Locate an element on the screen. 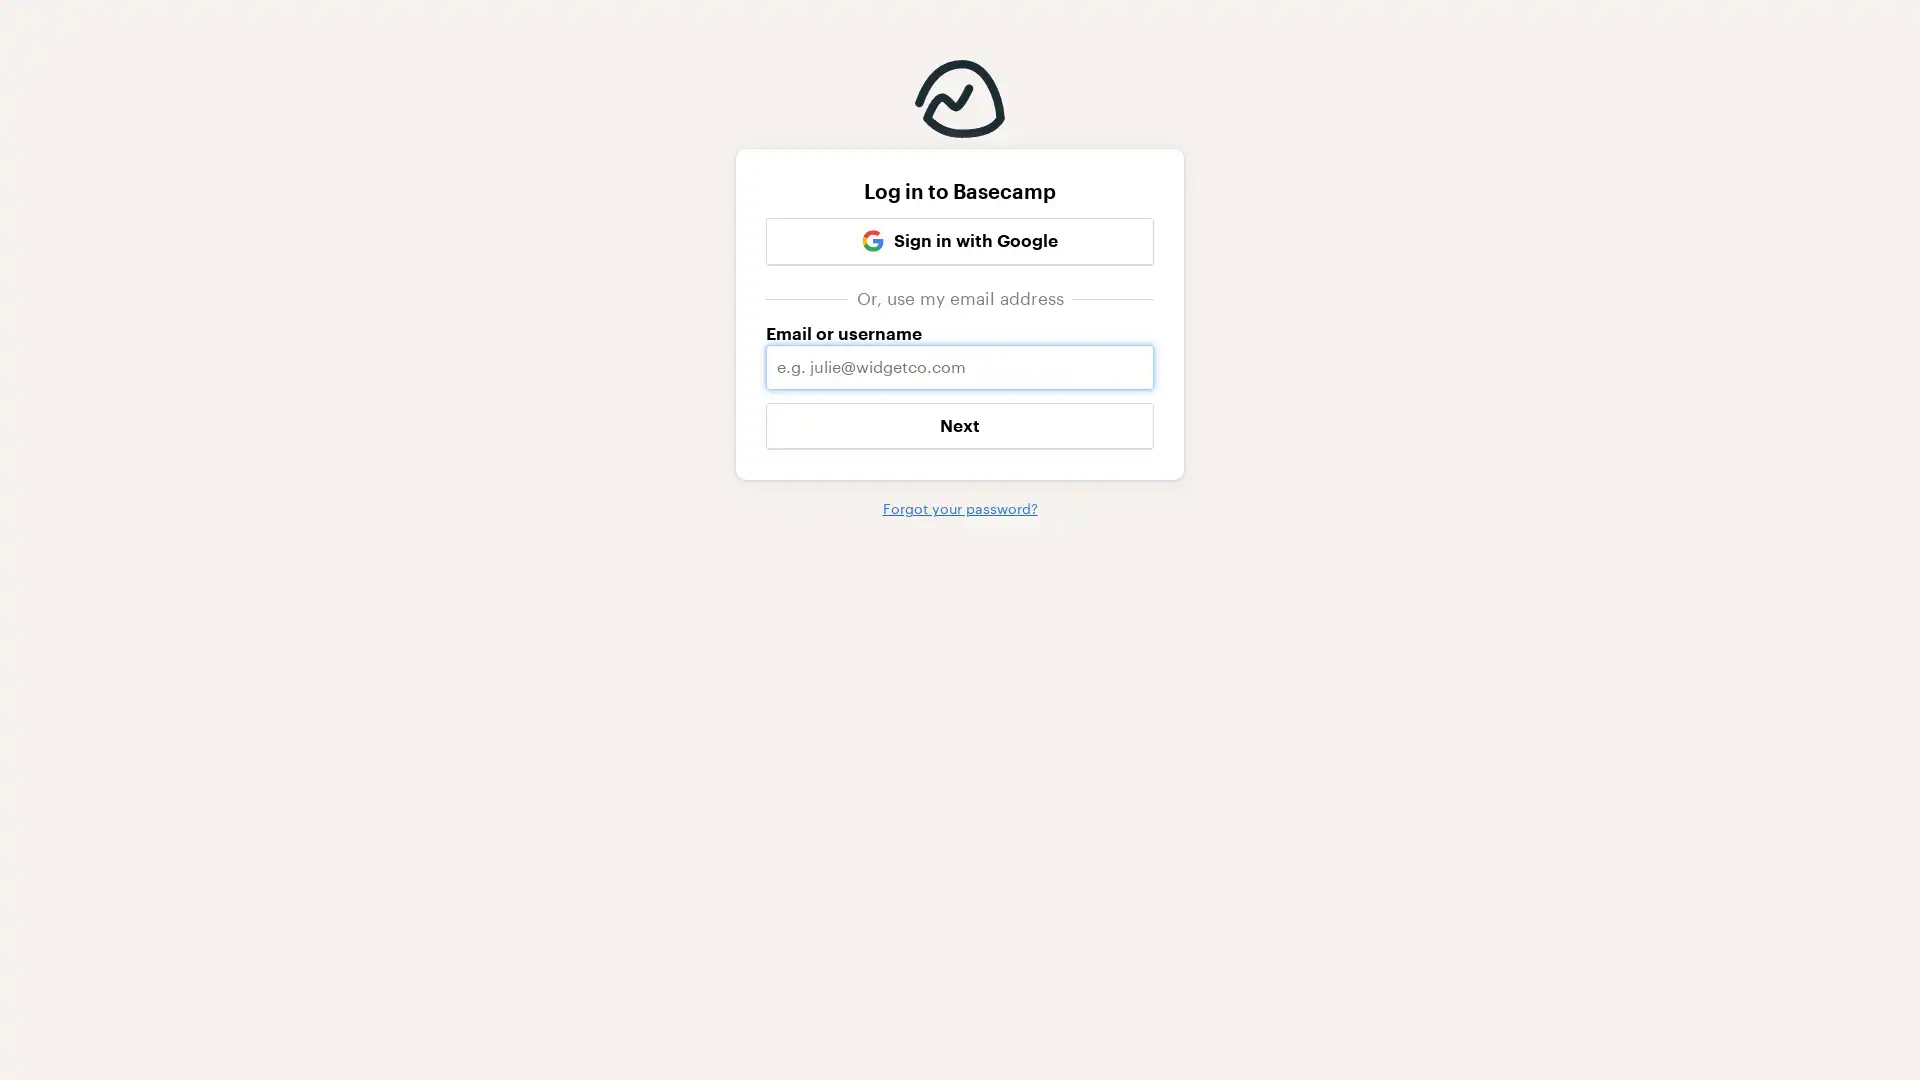 The image size is (1920, 1080). Google Sign in with Google is located at coordinates (960, 241).